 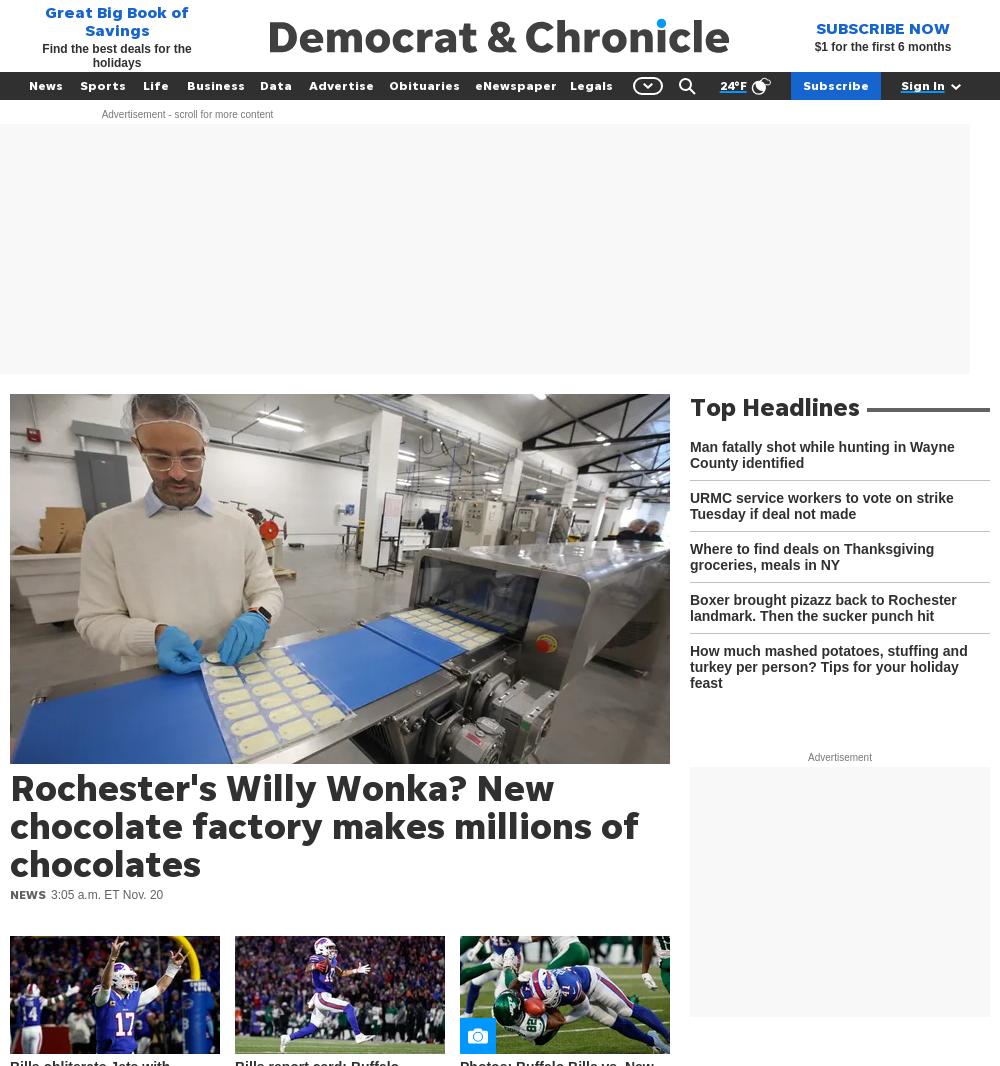 What do you see at coordinates (689, 555) in the screenshot?
I see `'Where to find deals on Thanksgiving groceries, meals in NY'` at bounding box center [689, 555].